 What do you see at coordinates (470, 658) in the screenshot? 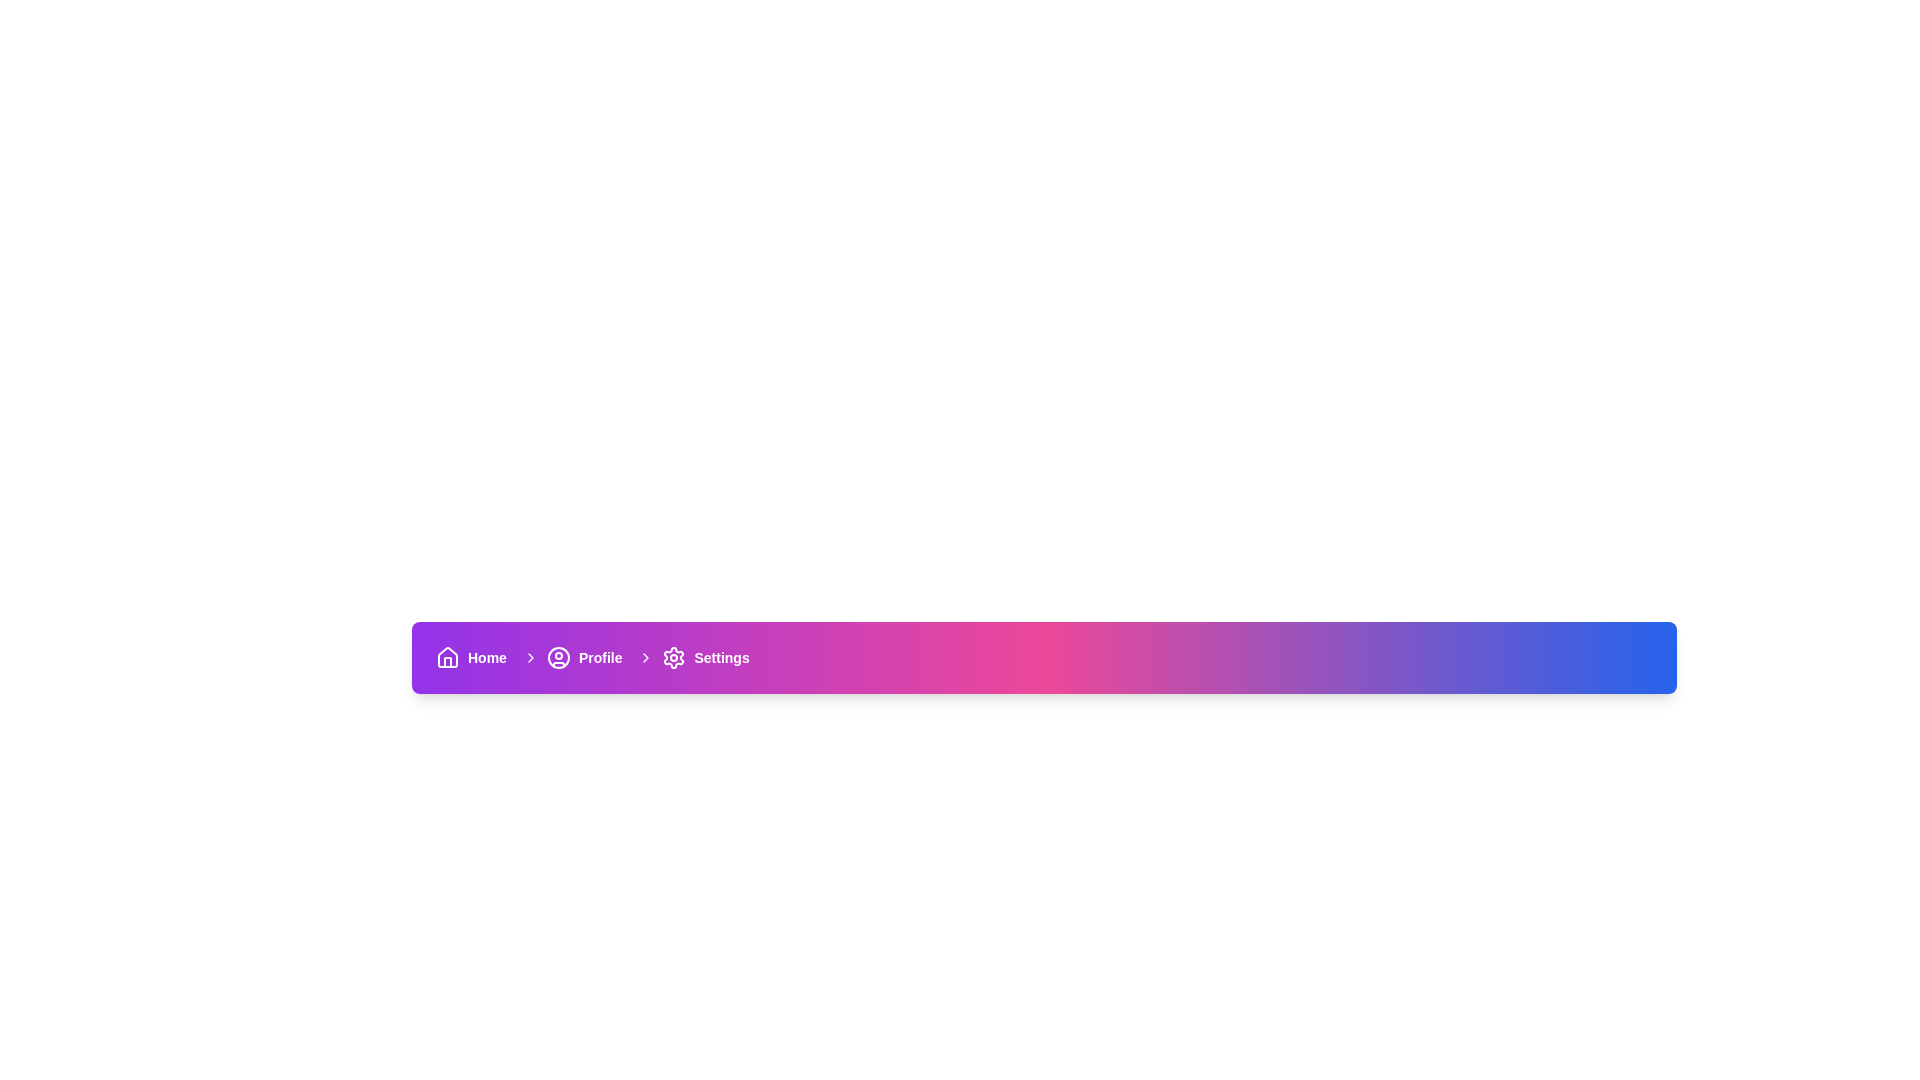
I see `the 'Home' hyperlink button with a house icon and bold text` at bounding box center [470, 658].